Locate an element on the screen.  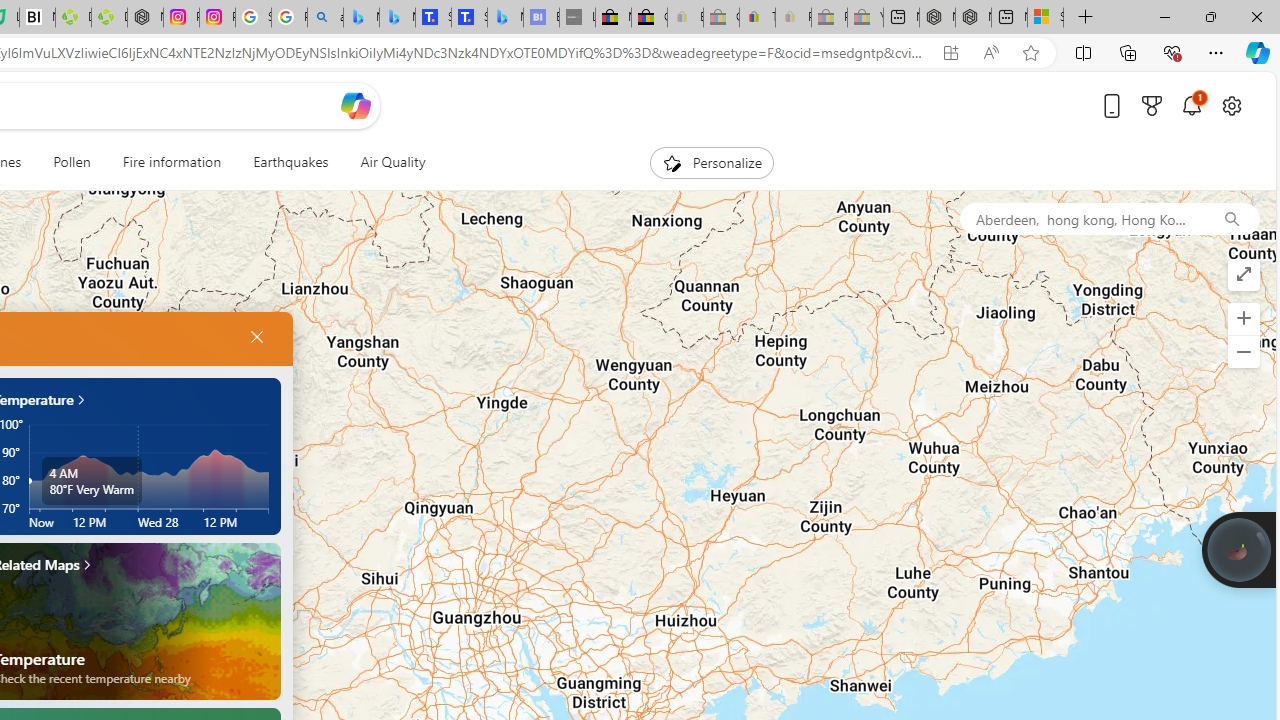
'Nordace - Nordace Edin Collection' is located at coordinates (144, 17).